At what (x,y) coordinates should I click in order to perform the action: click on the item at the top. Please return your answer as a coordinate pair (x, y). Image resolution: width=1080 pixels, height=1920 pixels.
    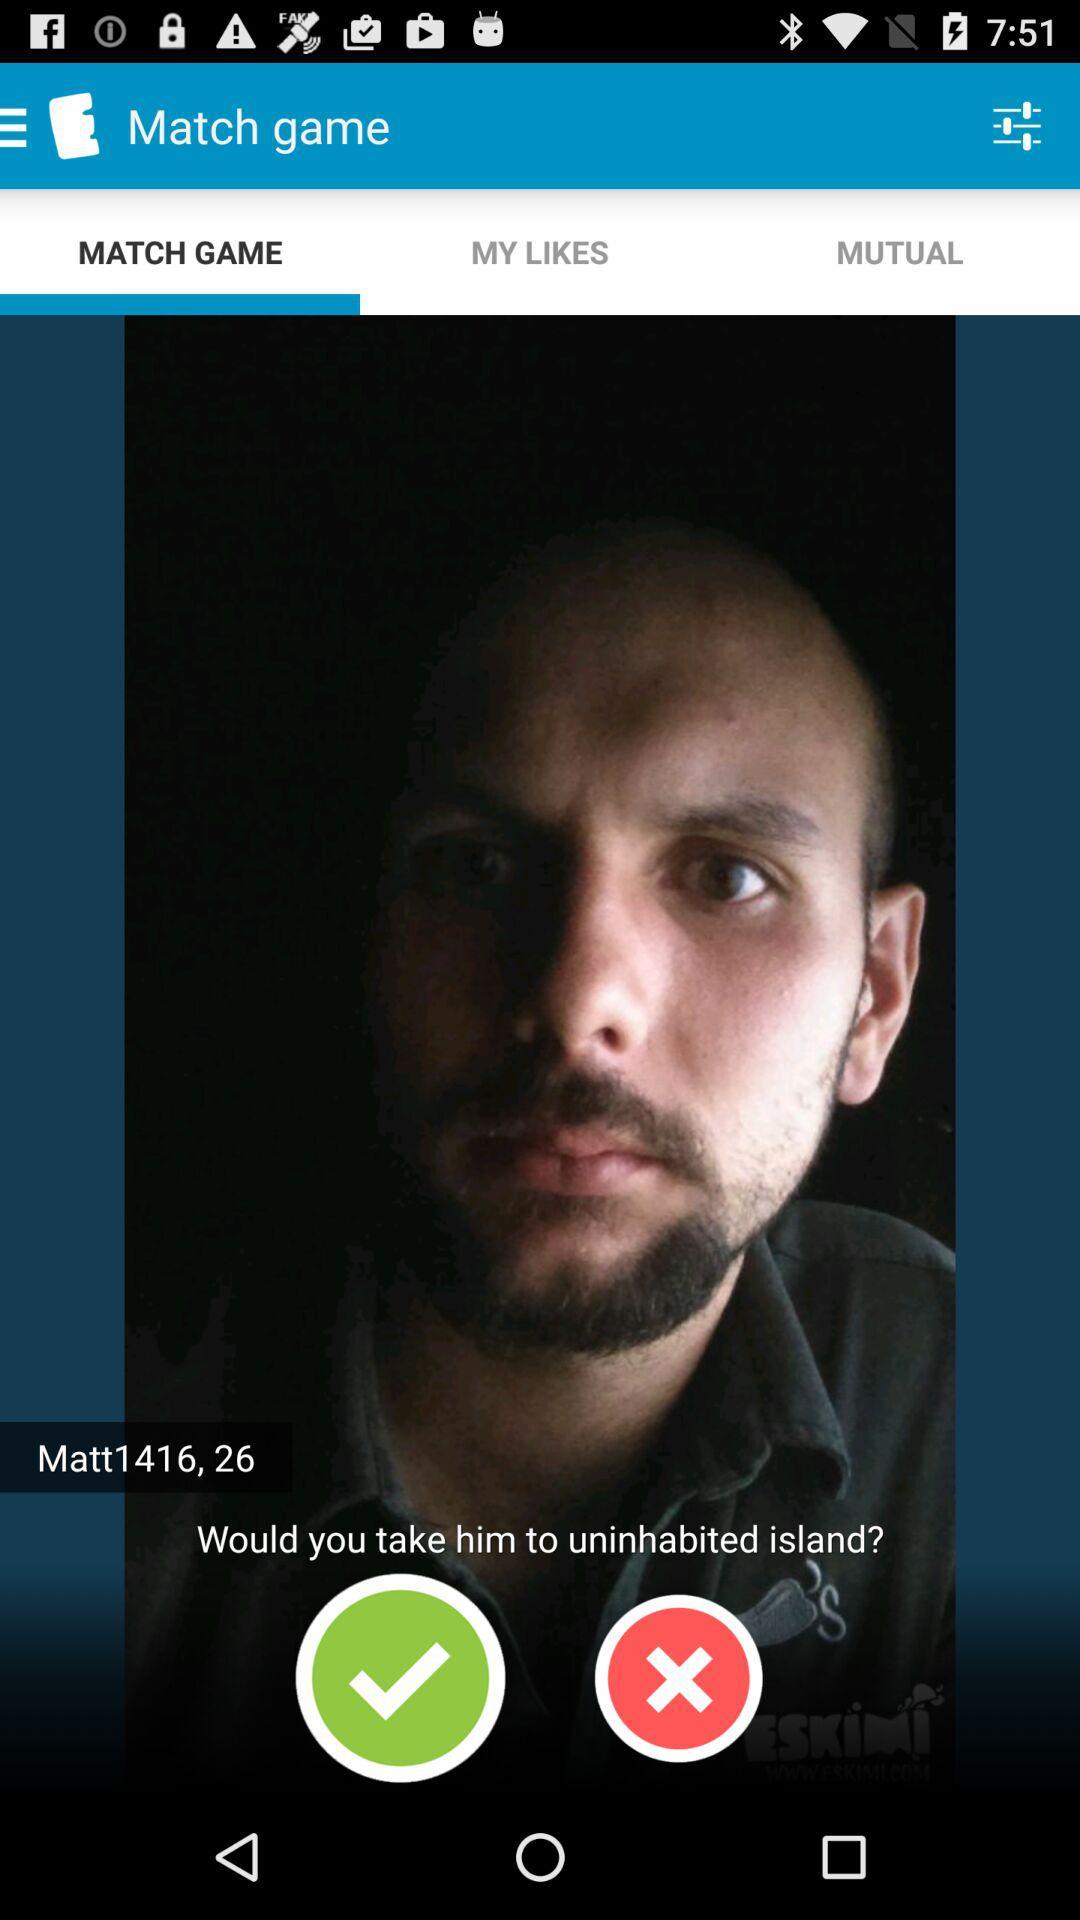
    Looking at the image, I should click on (540, 251).